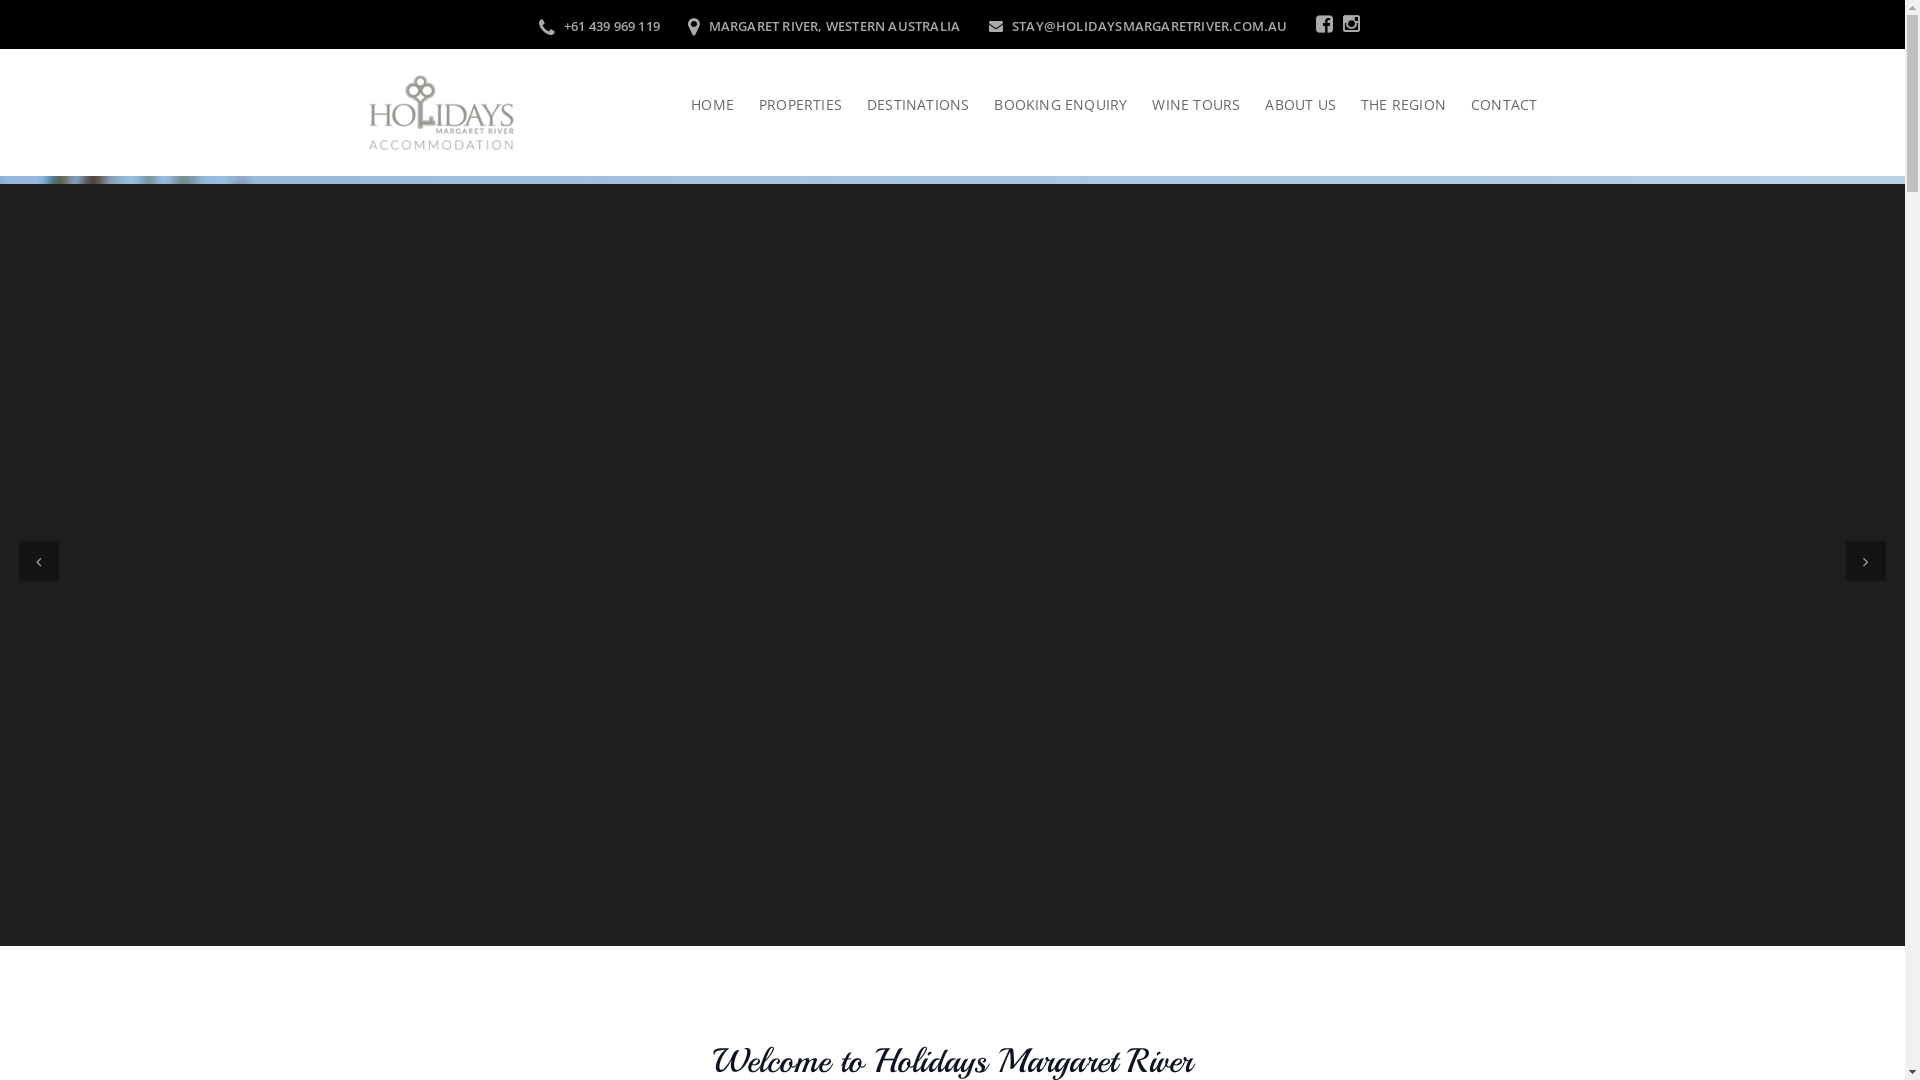 This screenshot has height=1080, width=1920. Describe the element at coordinates (1865, 560) in the screenshot. I see `'Next'` at that location.